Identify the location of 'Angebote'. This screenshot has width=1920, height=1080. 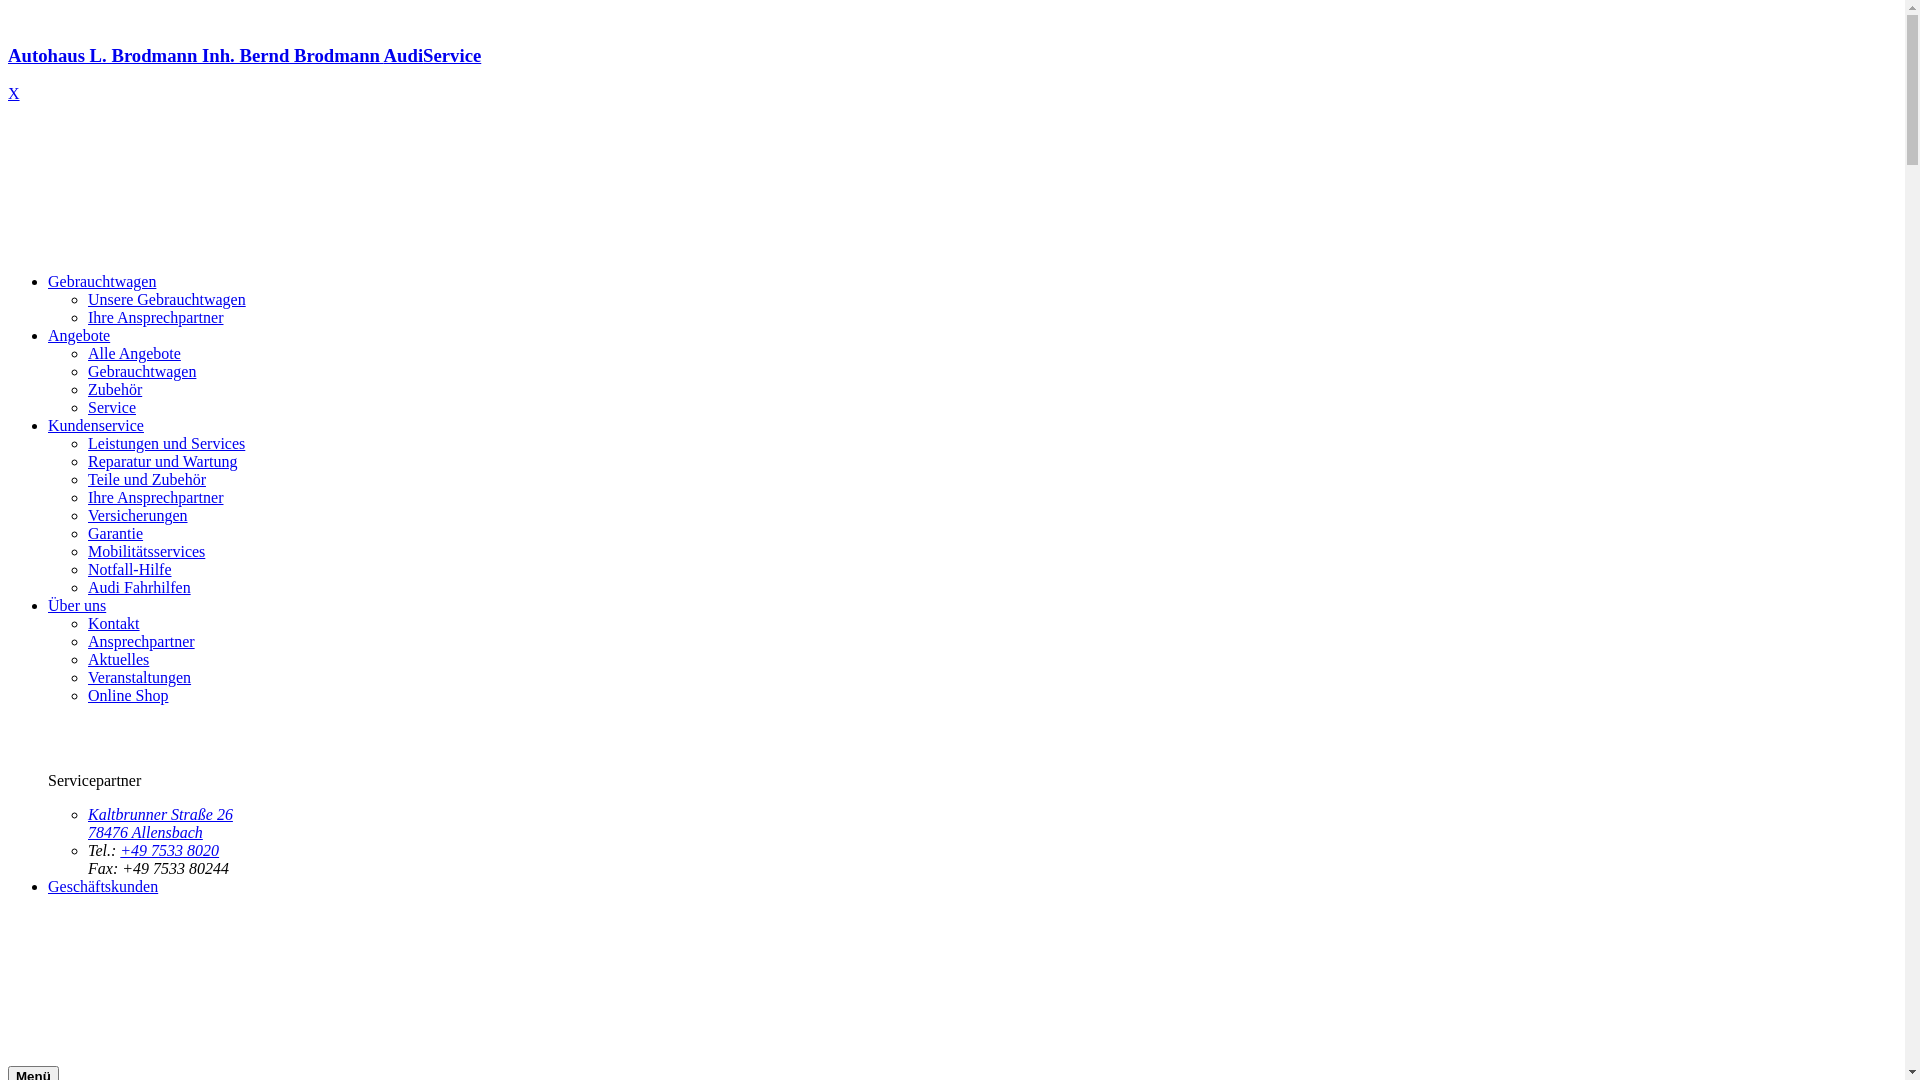
(48, 334).